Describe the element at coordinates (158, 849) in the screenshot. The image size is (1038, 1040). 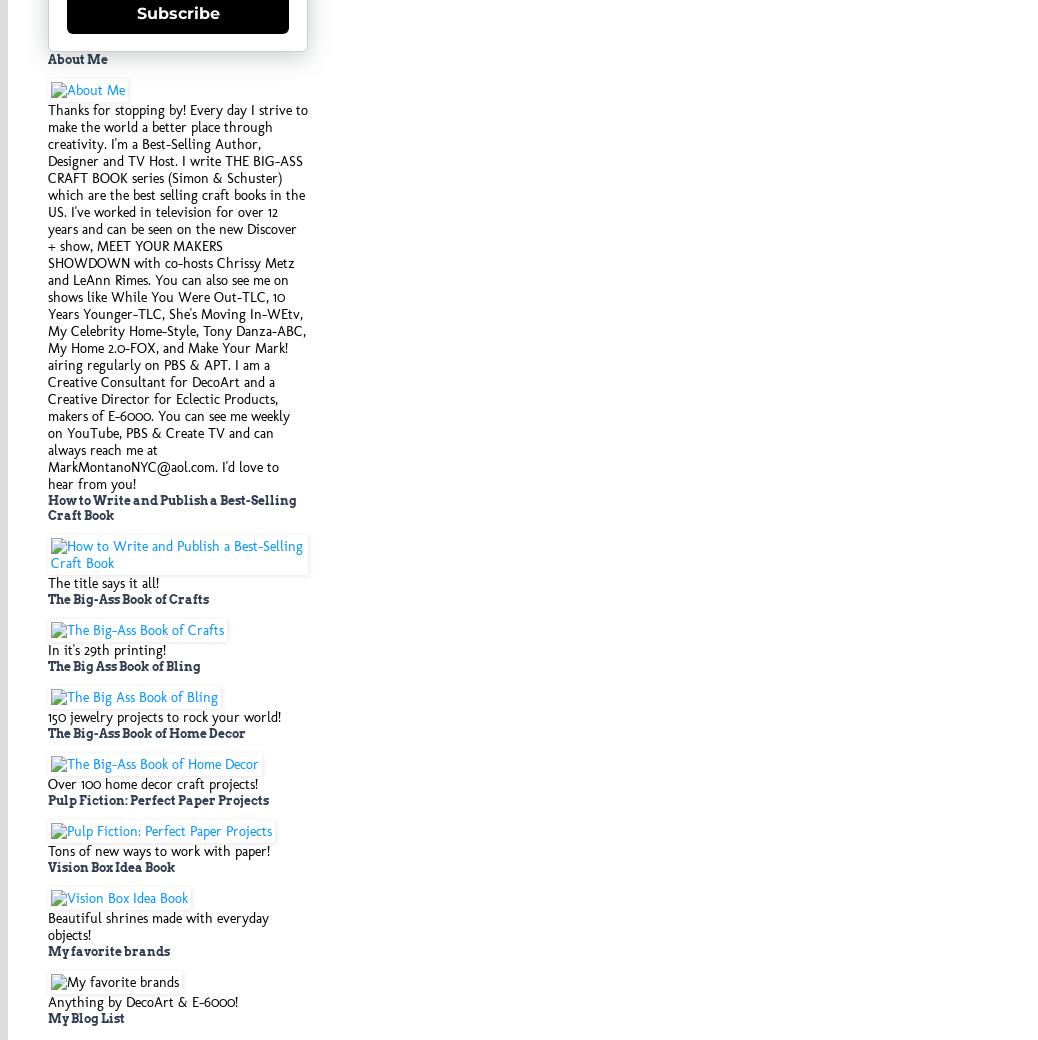
I see `'Tons of new ways to work with paper!'` at that location.